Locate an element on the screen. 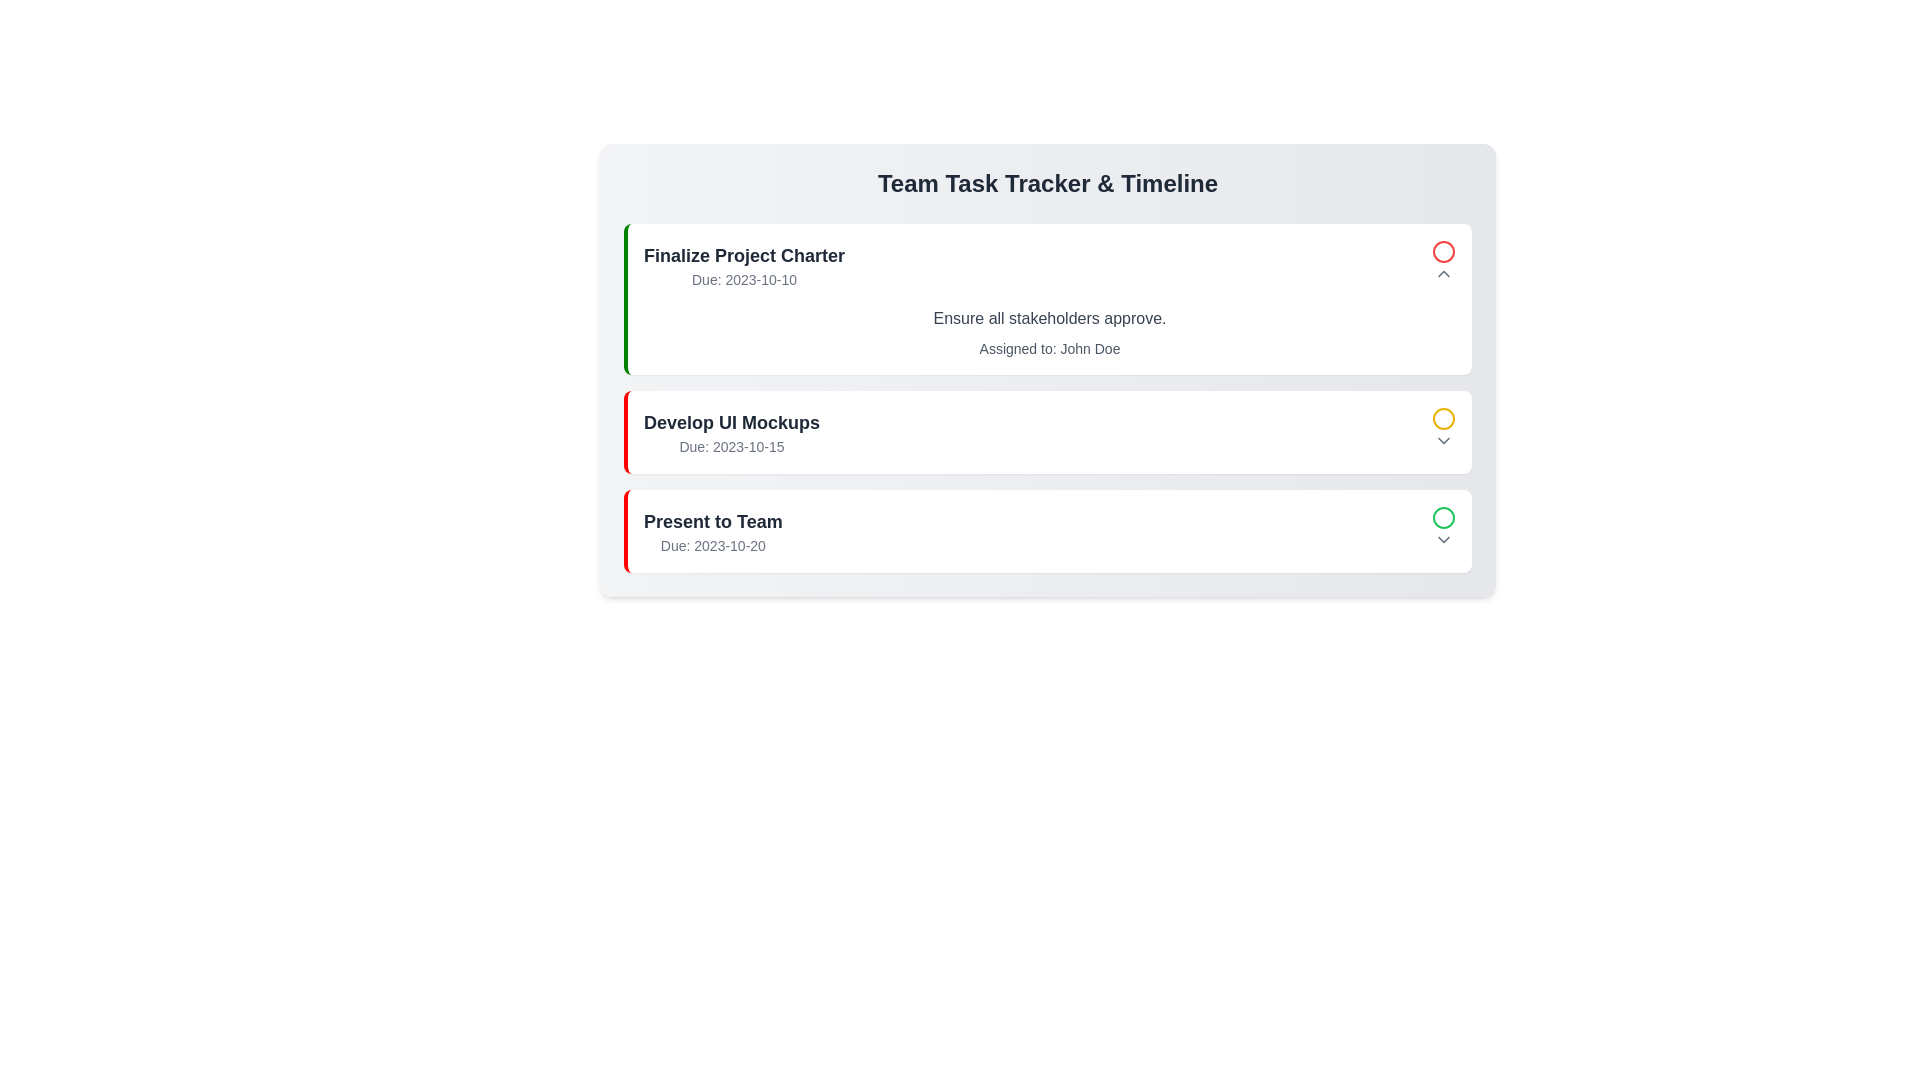 Image resolution: width=1920 pixels, height=1080 pixels. the circular visual indicator located in the top-right corner of the first task card, near the dropdown icon is located at coordinates (1444, 250).